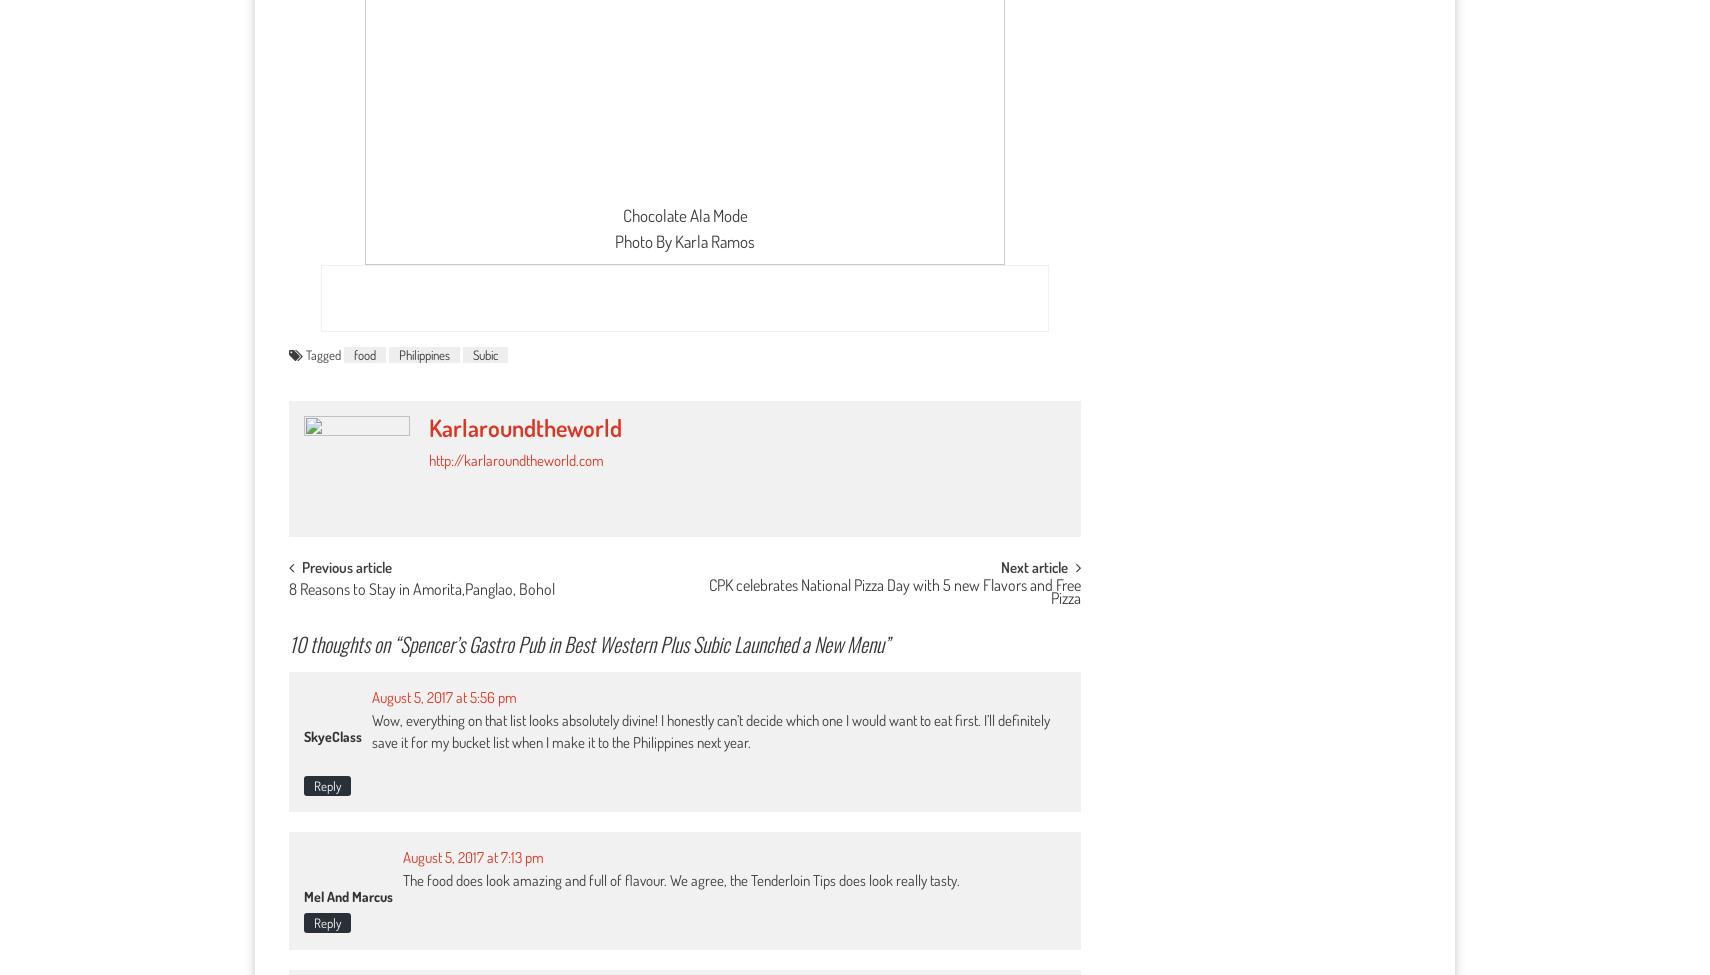 This screenshot has height=975, width=1710. Describe the element at coordinates (444, 696) in the screenshot. I see `'August 5, 2017 at 5:56 pm'` at that location.